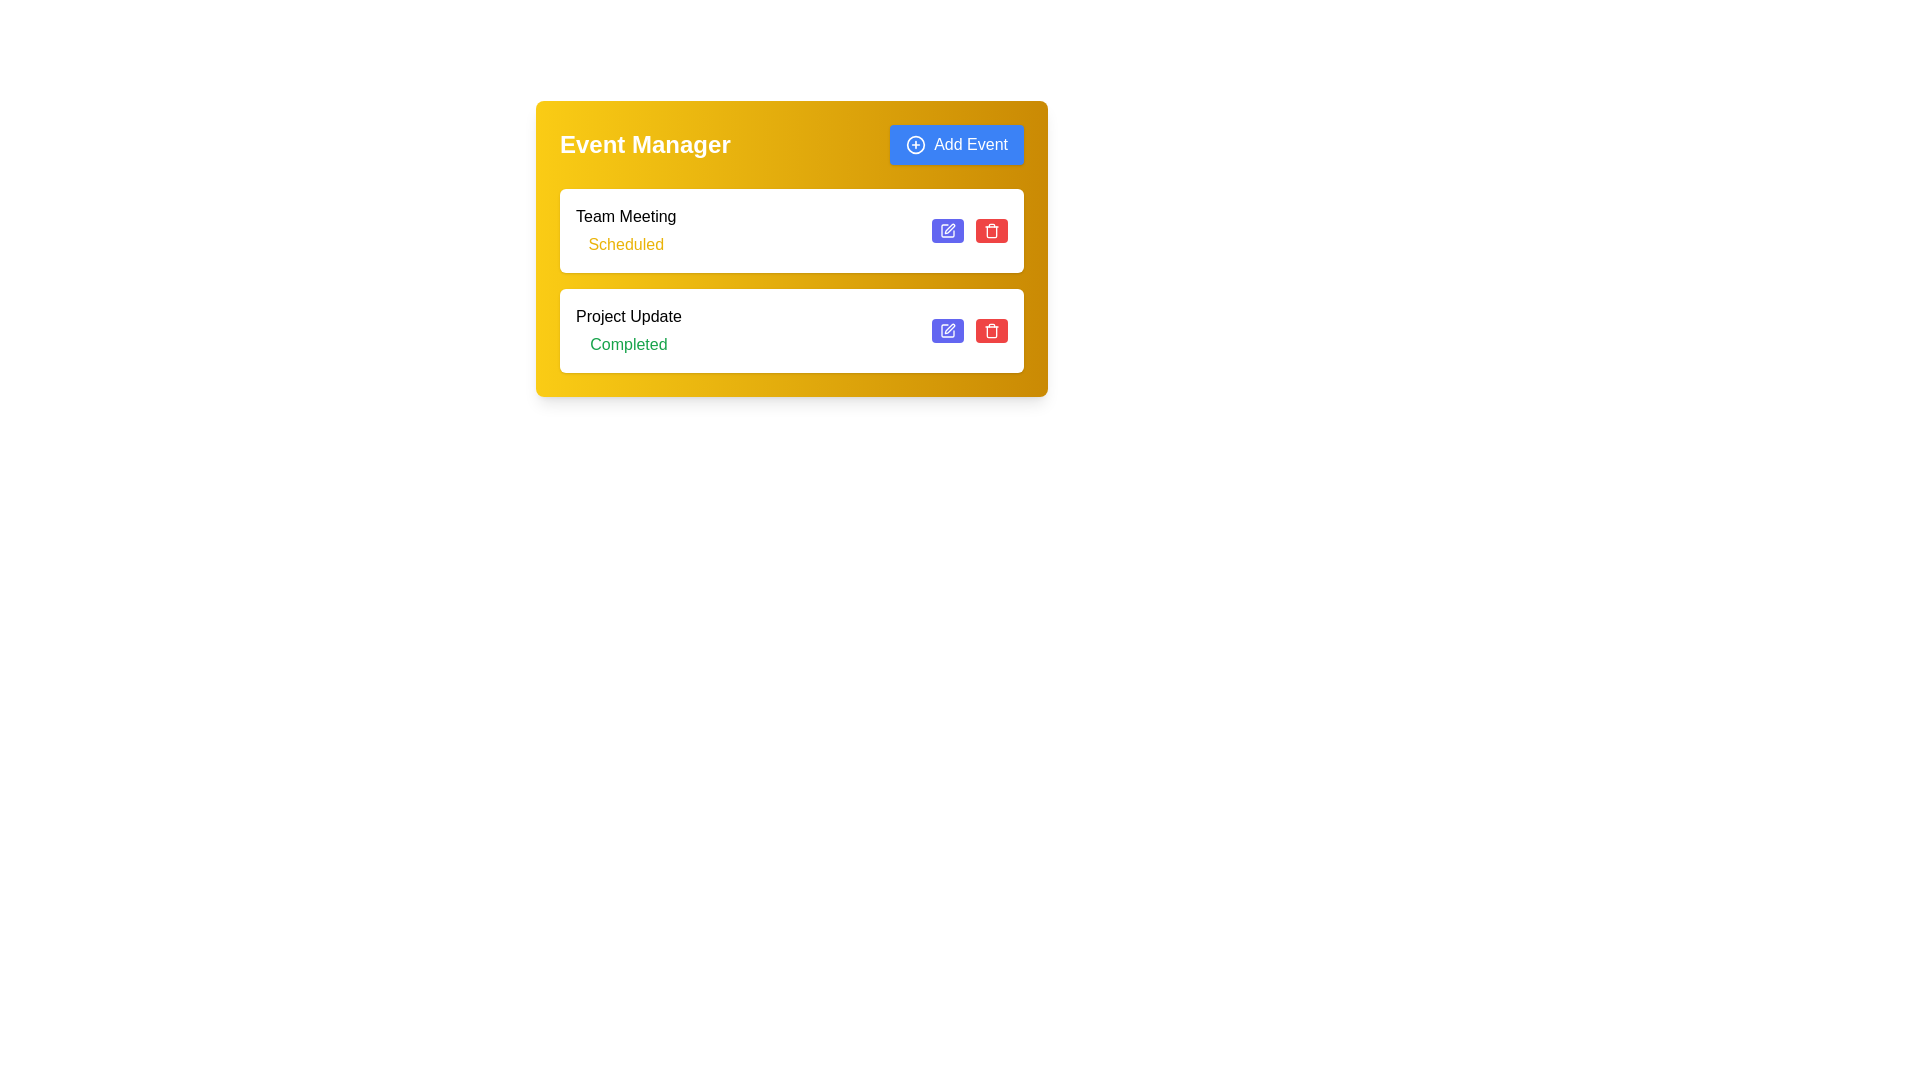  I want to click on the Text display that shows the title and status of the second item in the list under the 'Event Manager' section, specifically below the 'Team Meeting' entry, so click(627, 330).